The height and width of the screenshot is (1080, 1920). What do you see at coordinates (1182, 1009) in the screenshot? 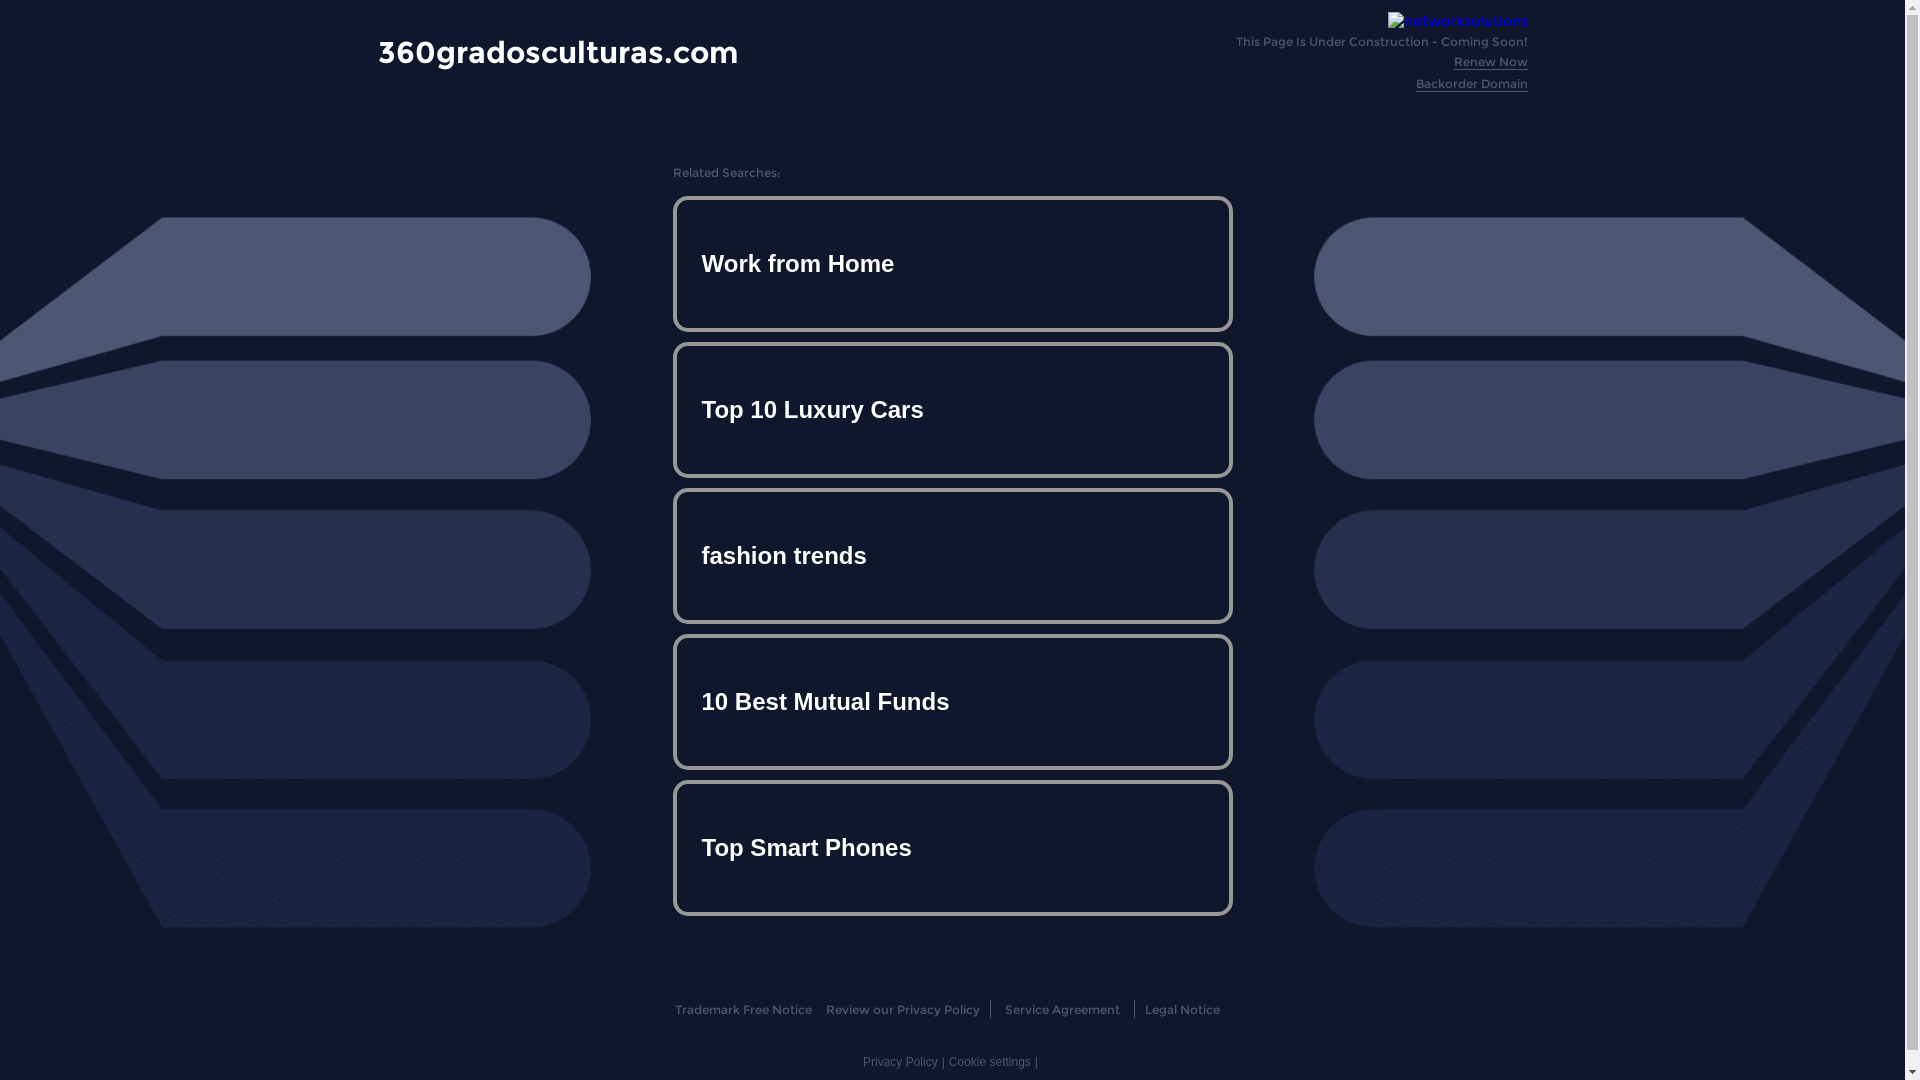
I see `'Legal Notice'` at bounding box center [1182, 1009].